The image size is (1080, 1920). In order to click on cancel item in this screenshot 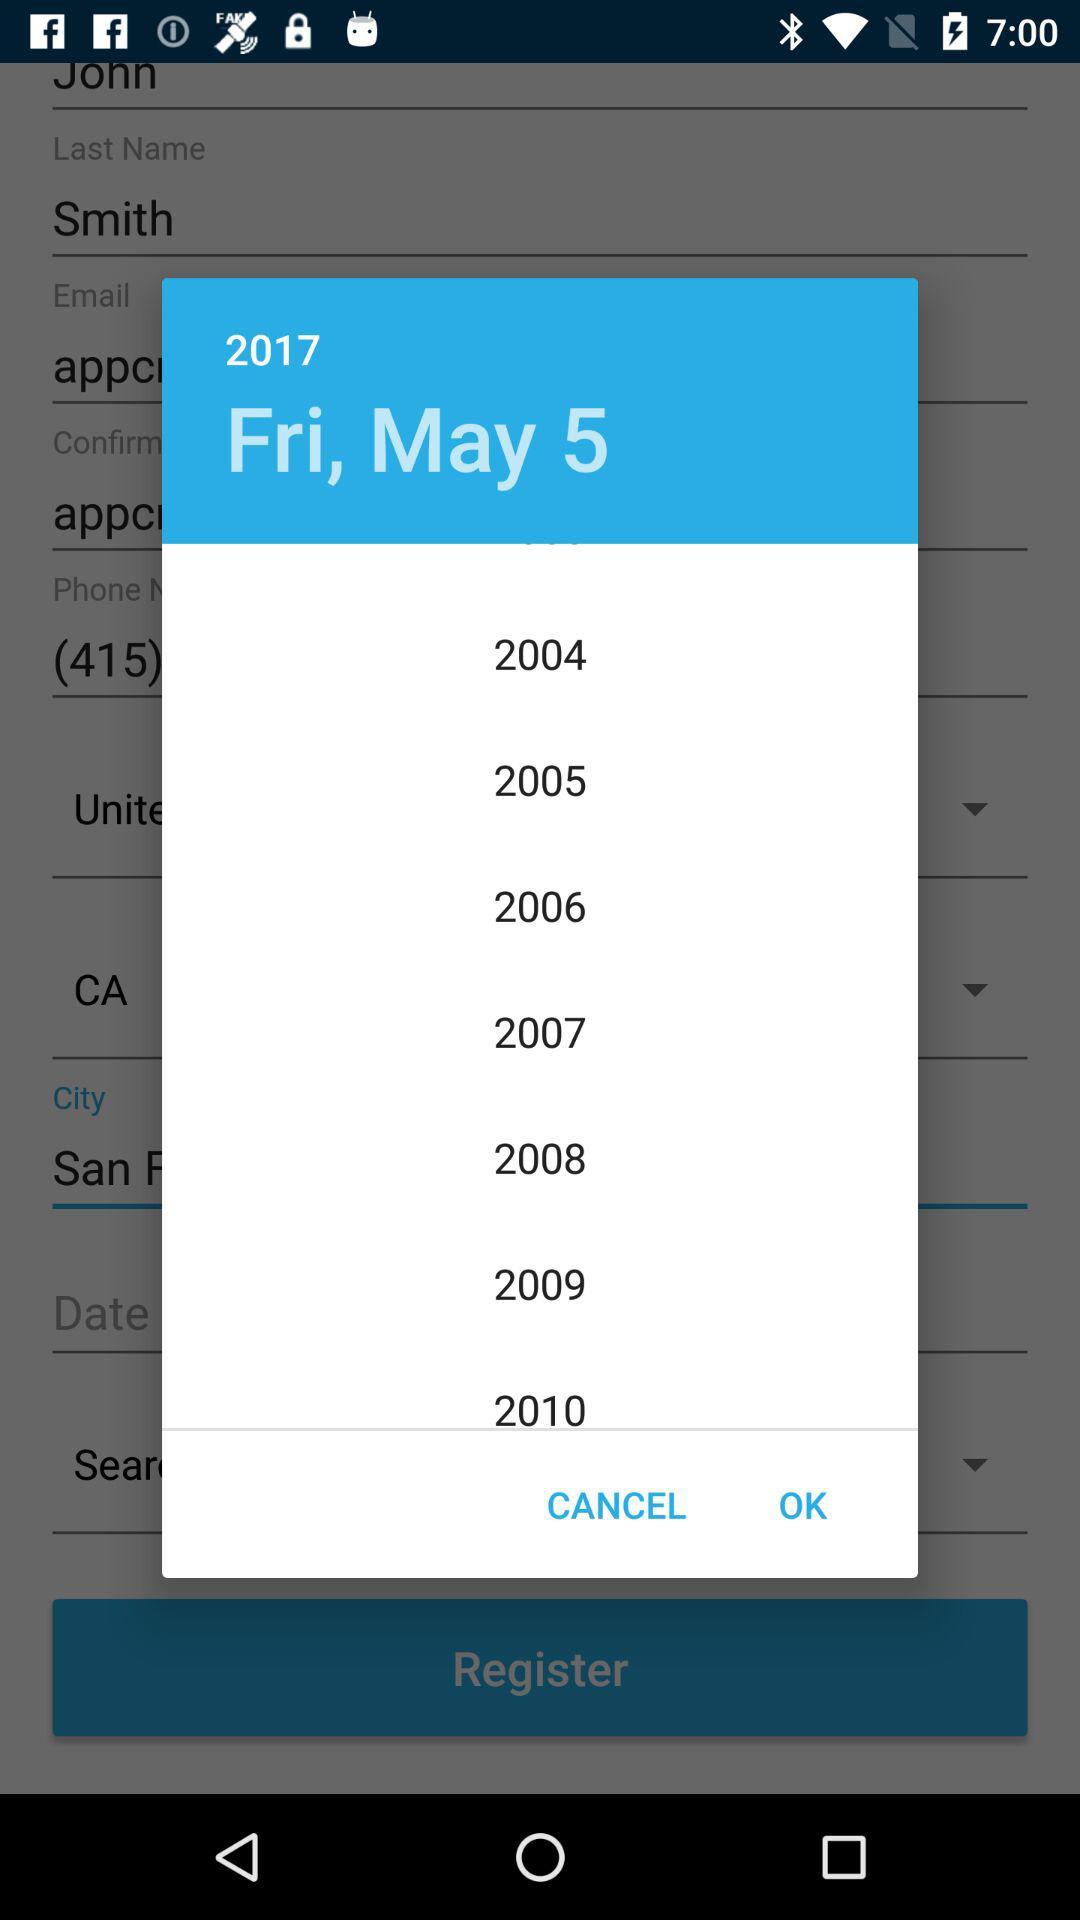, I will do `click(615, 1504)`.